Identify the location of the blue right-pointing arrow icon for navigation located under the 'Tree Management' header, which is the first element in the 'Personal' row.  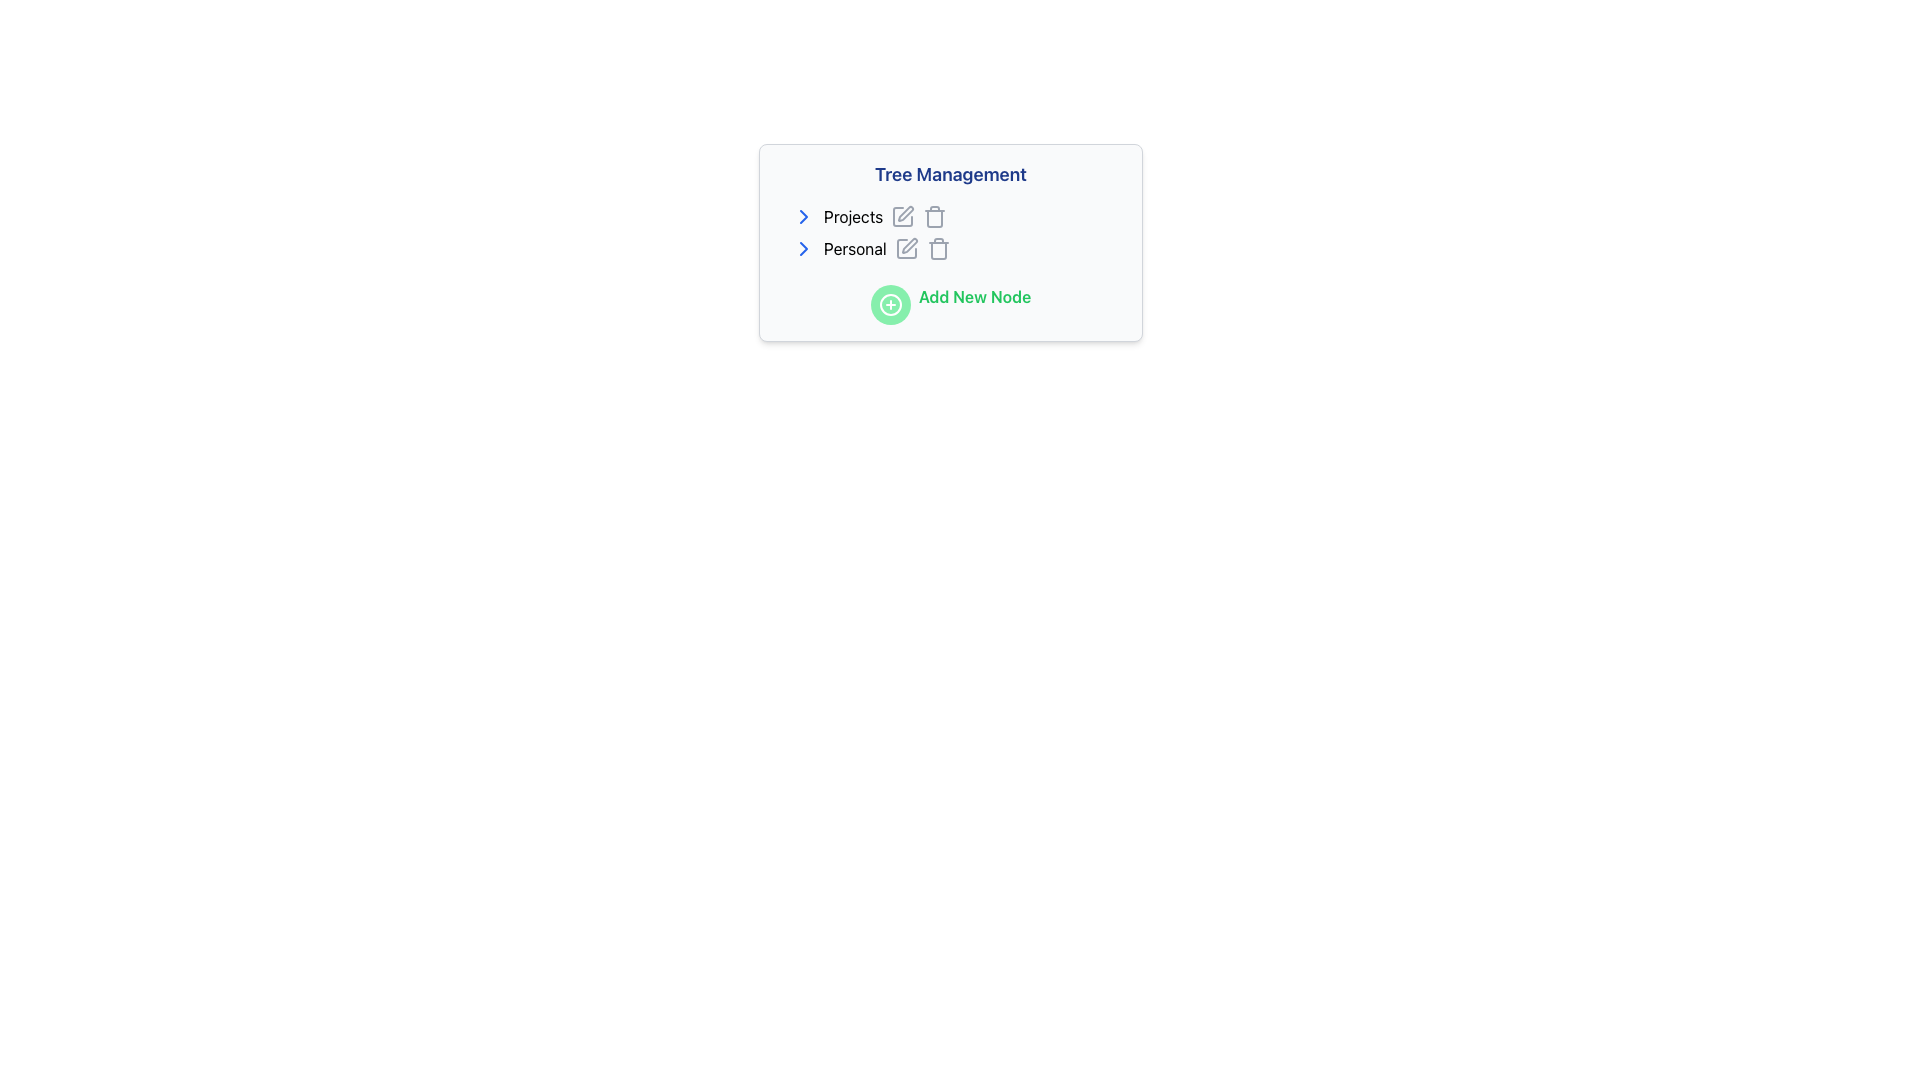
(804, 248).